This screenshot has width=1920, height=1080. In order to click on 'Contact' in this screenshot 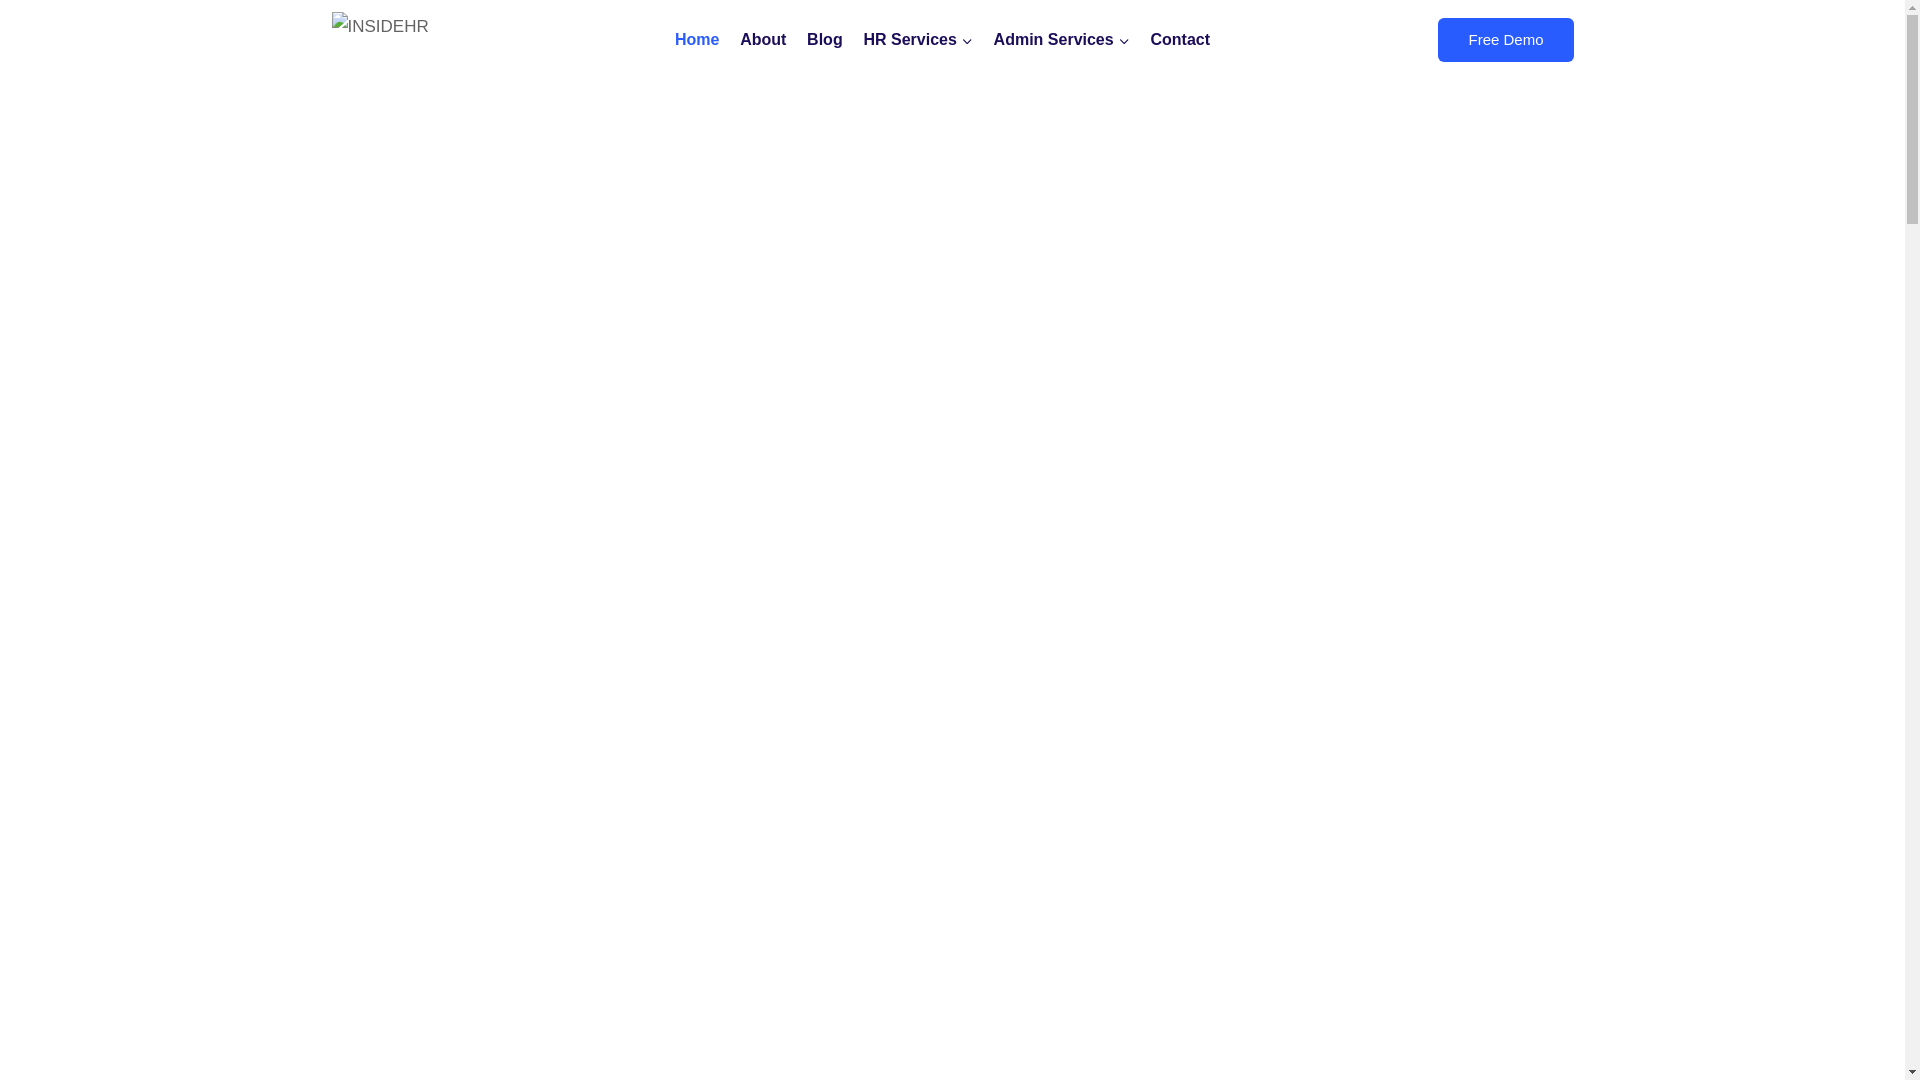, I will do `click(1180, 39)`.